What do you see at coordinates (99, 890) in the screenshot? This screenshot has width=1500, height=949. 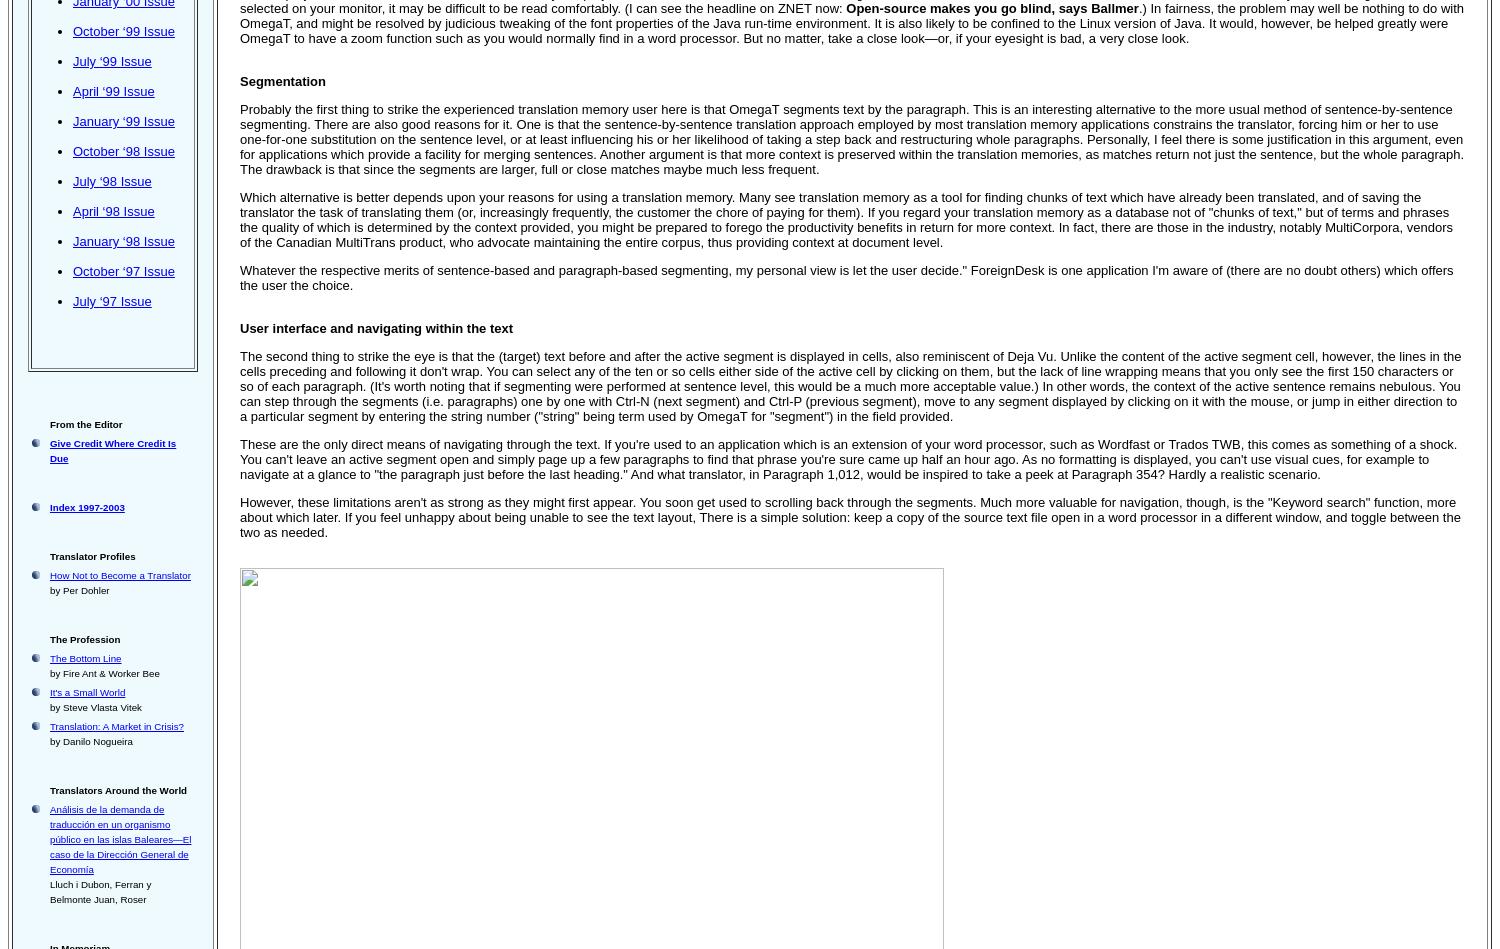 I see `'Lluch i Dubon, Ferran y Belmonte Juan, Roser'` at bounding box center [99, 890].